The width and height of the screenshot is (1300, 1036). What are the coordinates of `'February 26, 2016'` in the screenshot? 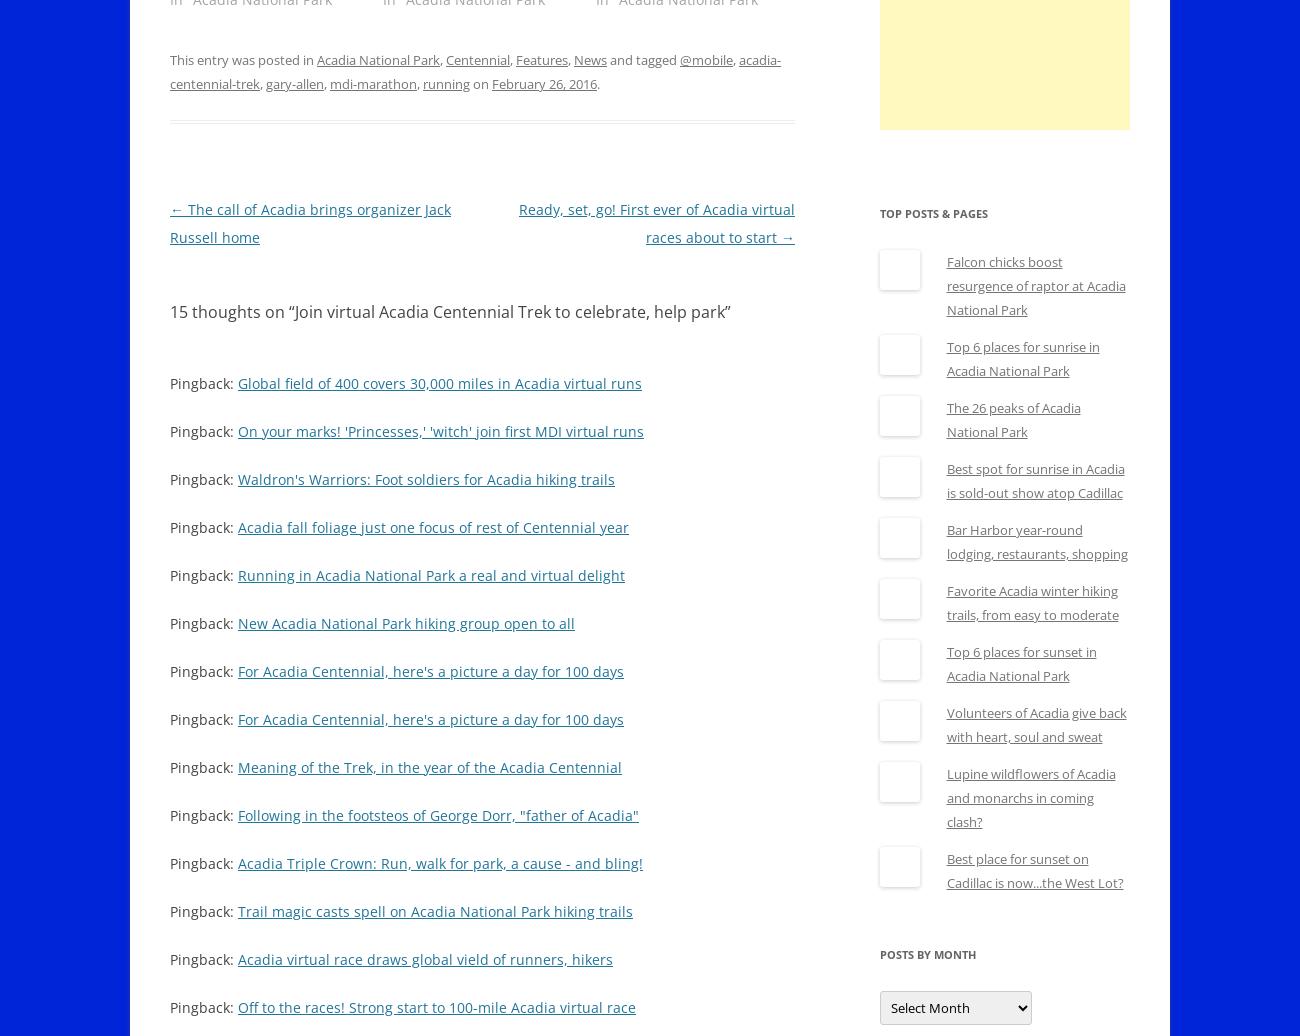 It's located at (543, 84).